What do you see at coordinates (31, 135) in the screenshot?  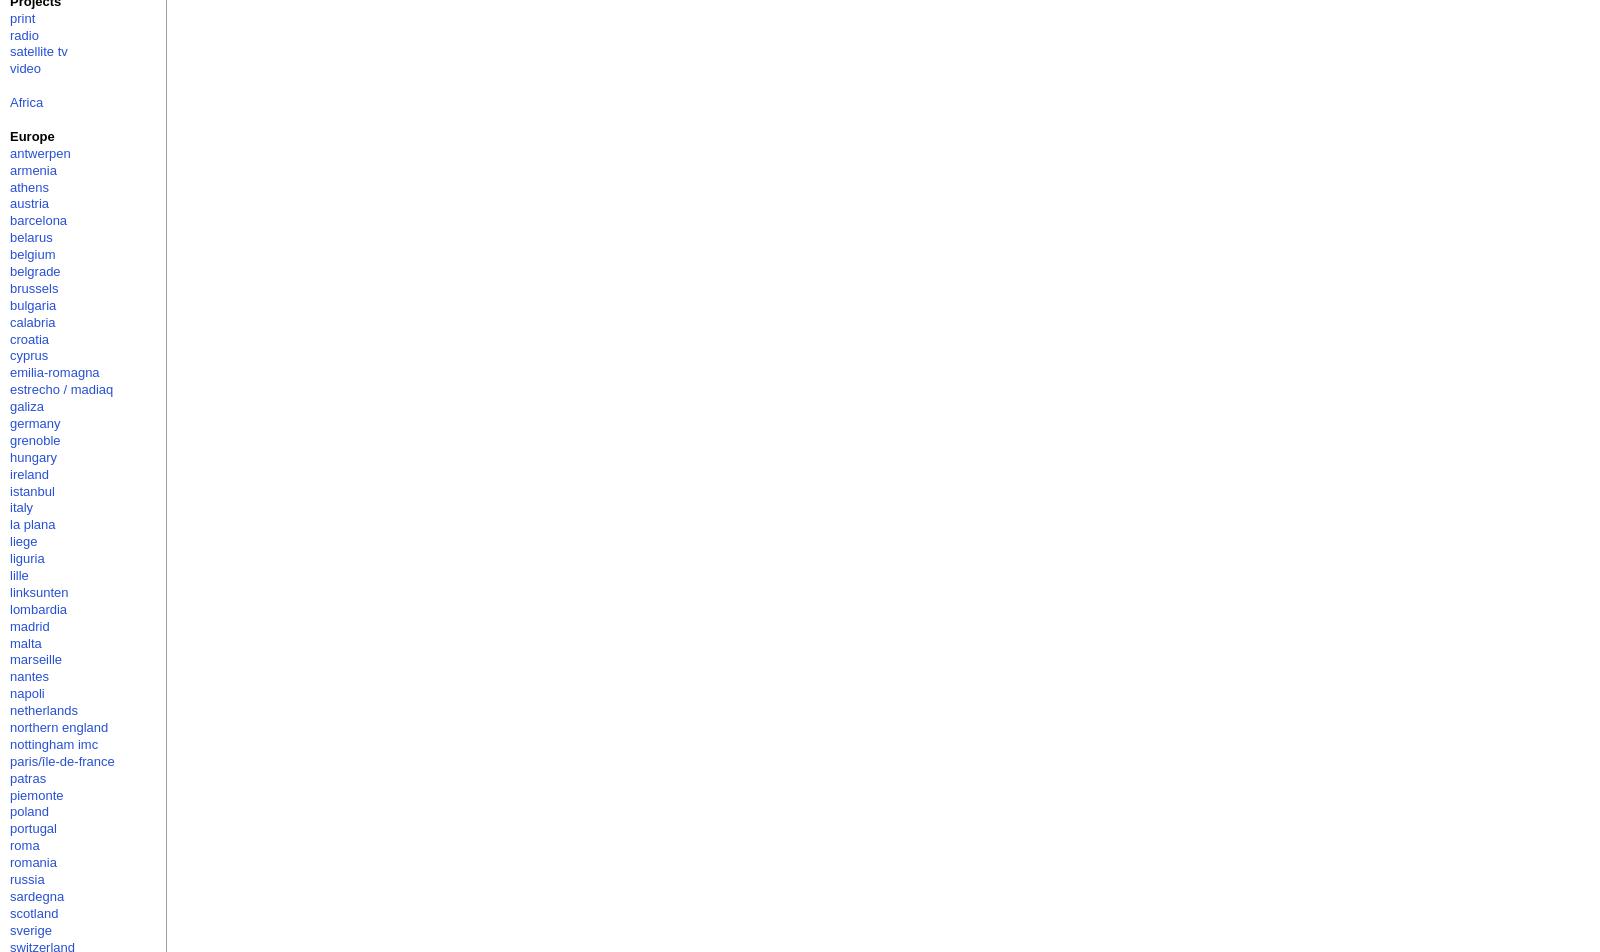 I see `'Europe'` at bounding box center [31, 135].